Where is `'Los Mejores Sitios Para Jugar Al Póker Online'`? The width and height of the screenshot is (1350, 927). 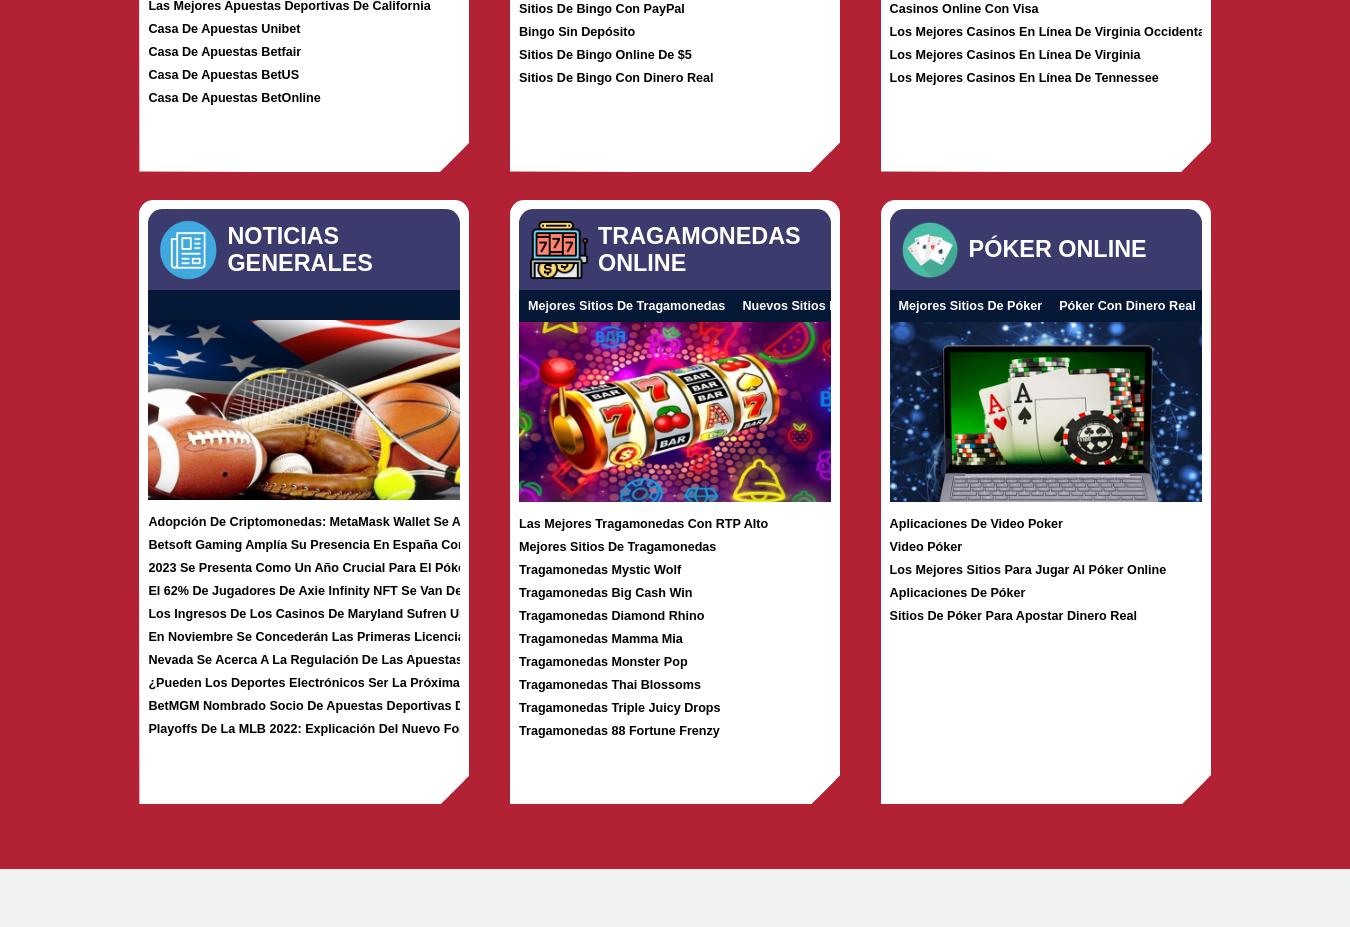 'Los Mejores Sitios Para Jugar Al Póker Online' is located at coordinates (1027, 568).